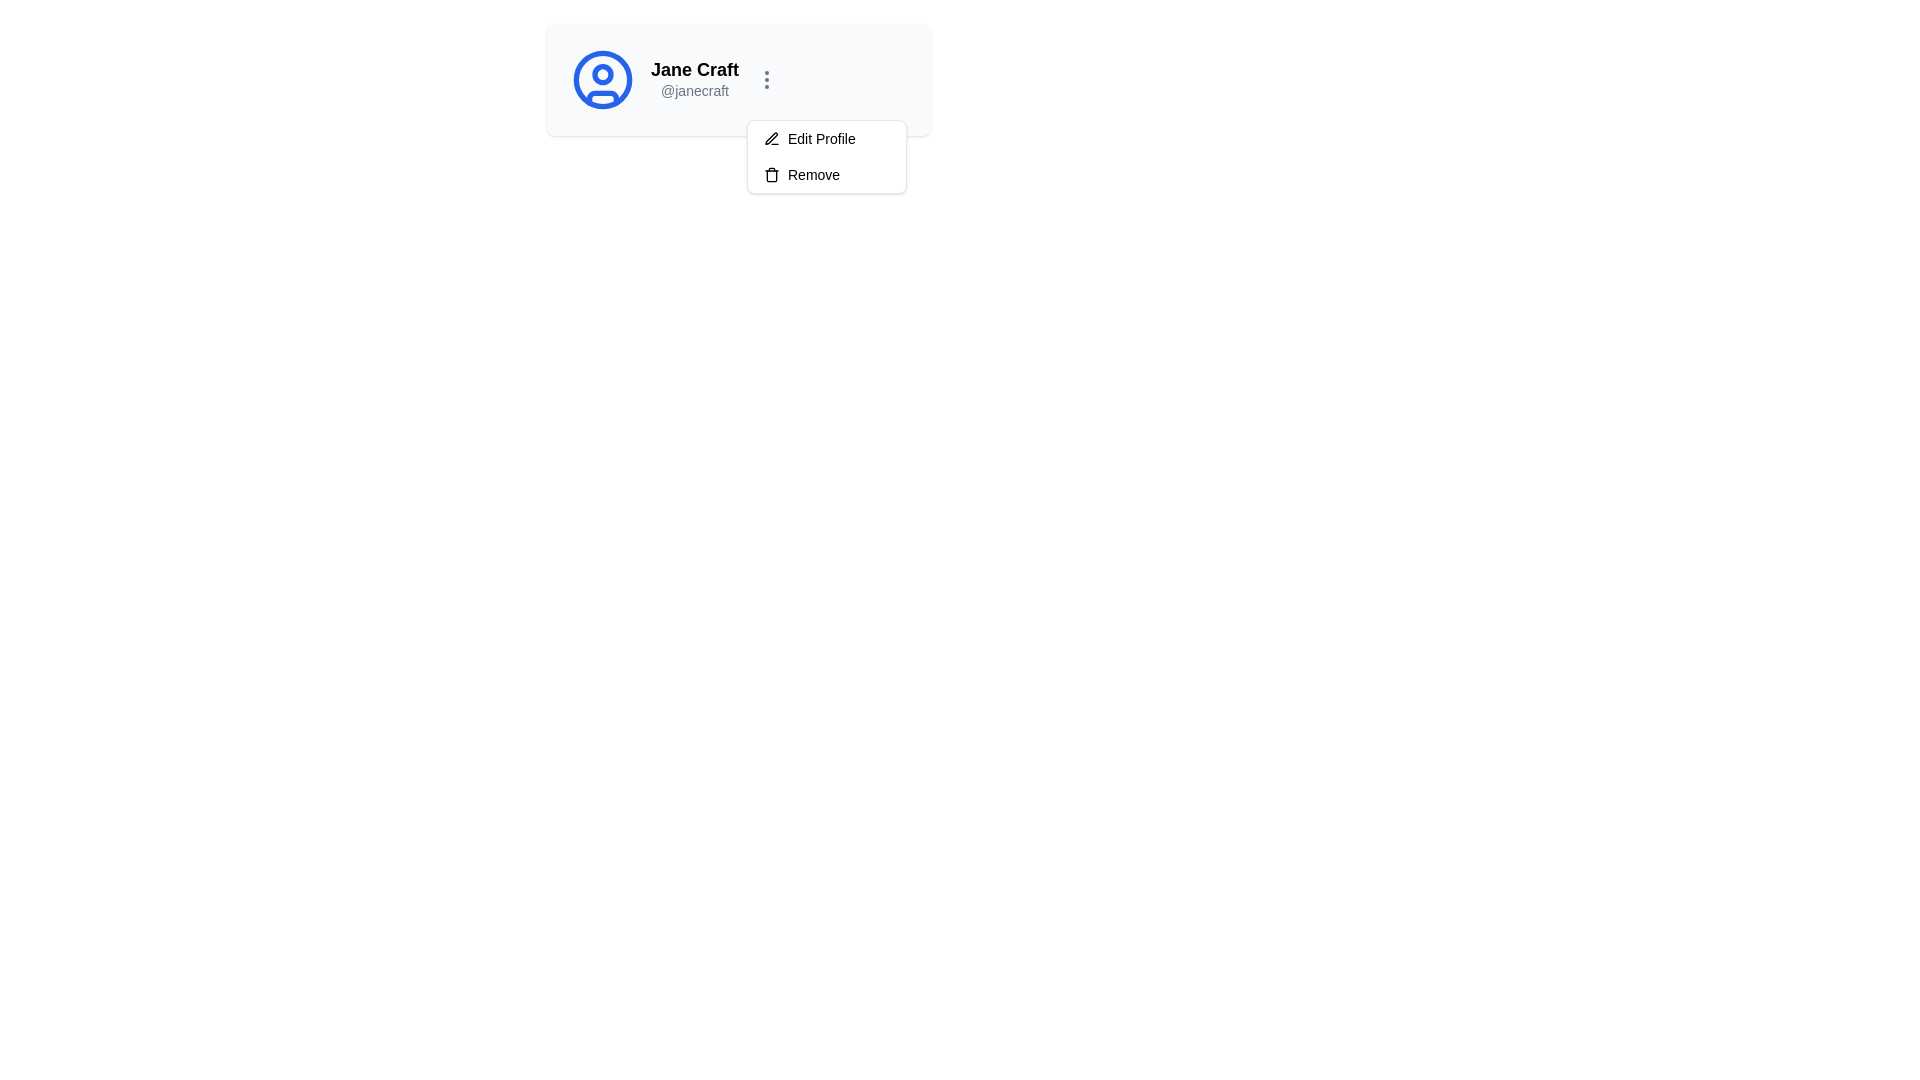 This screenshot has width=1920, height=1080. What do you see at coordinates (826, 173) in the screenshot?
I see `the second item in the dropdown menu that triggers a removal action, which appears below the 'Edit Profile' option` at bounding box center [826, 173].